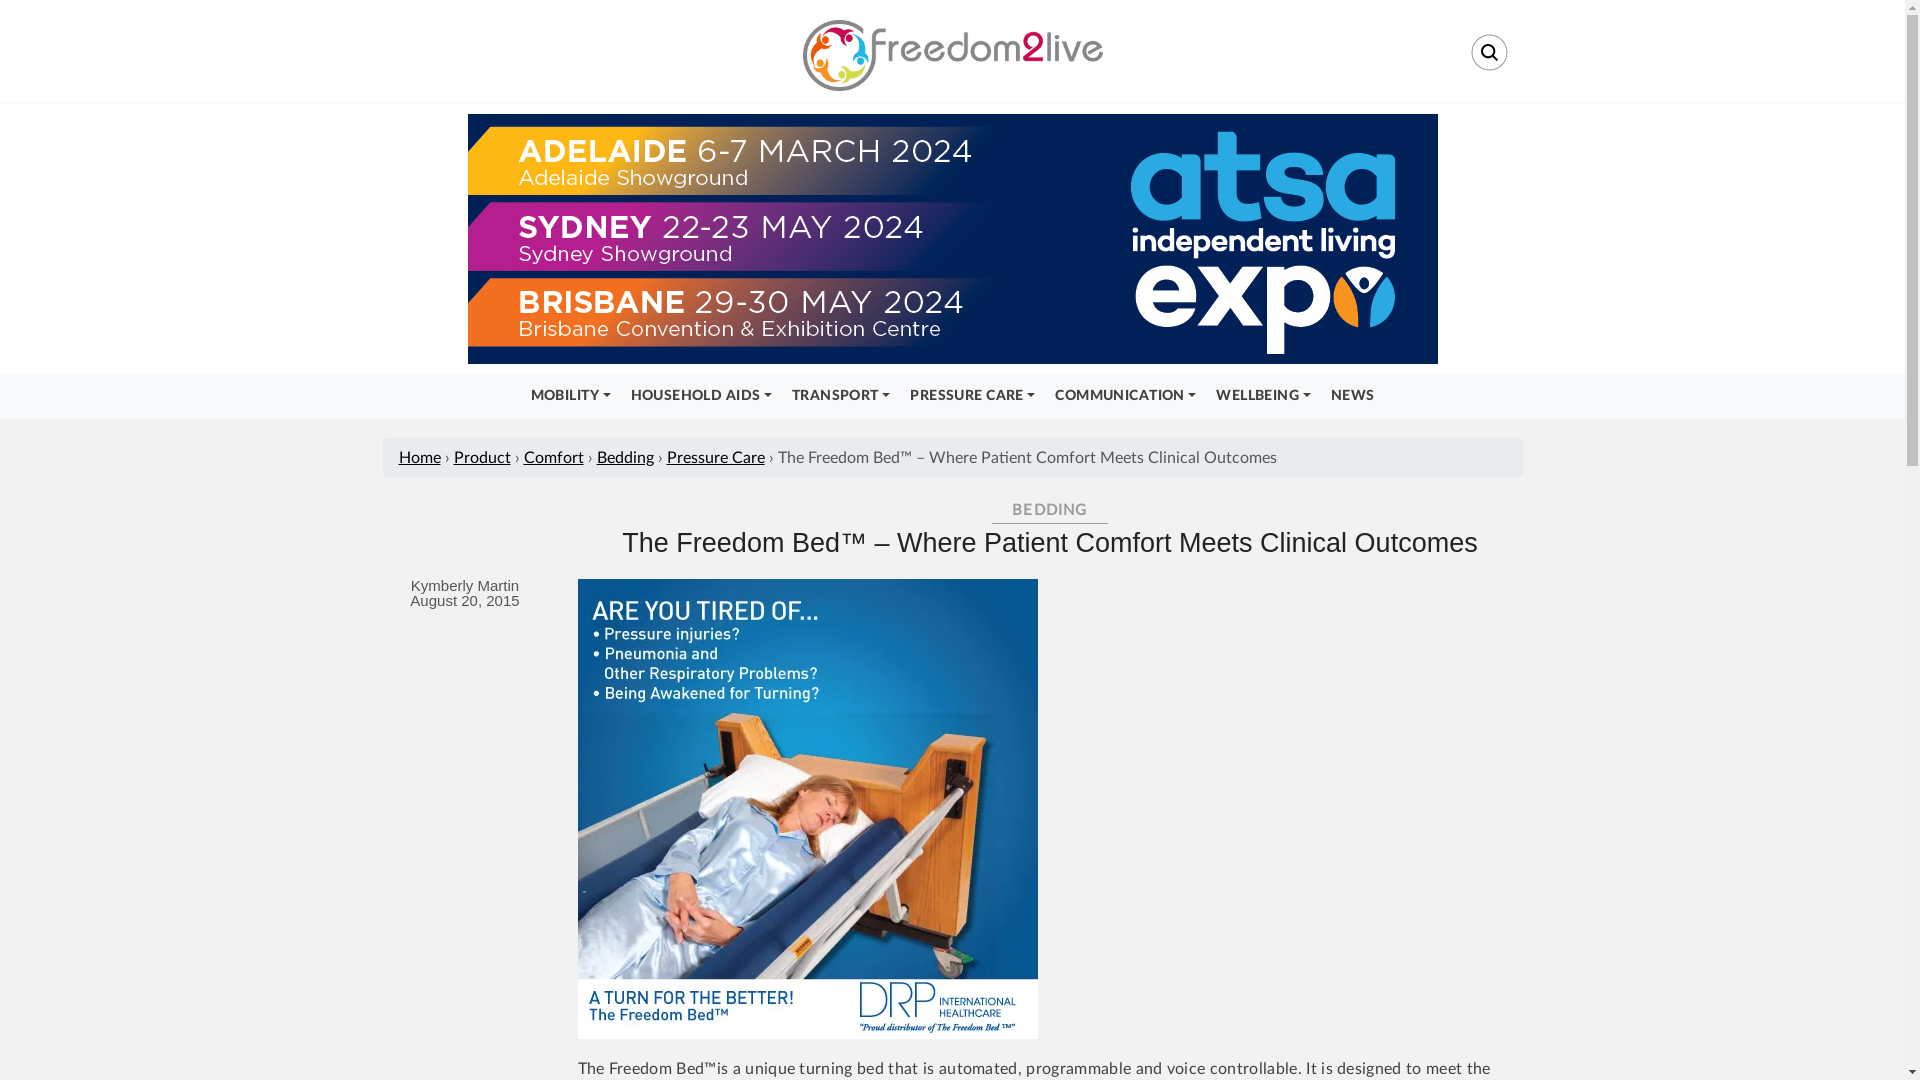 This screenshot has height=1080, width=1920. Describe the element at coordinates (523, 458) in the screenshot. I see `'Comfort'` at that location.